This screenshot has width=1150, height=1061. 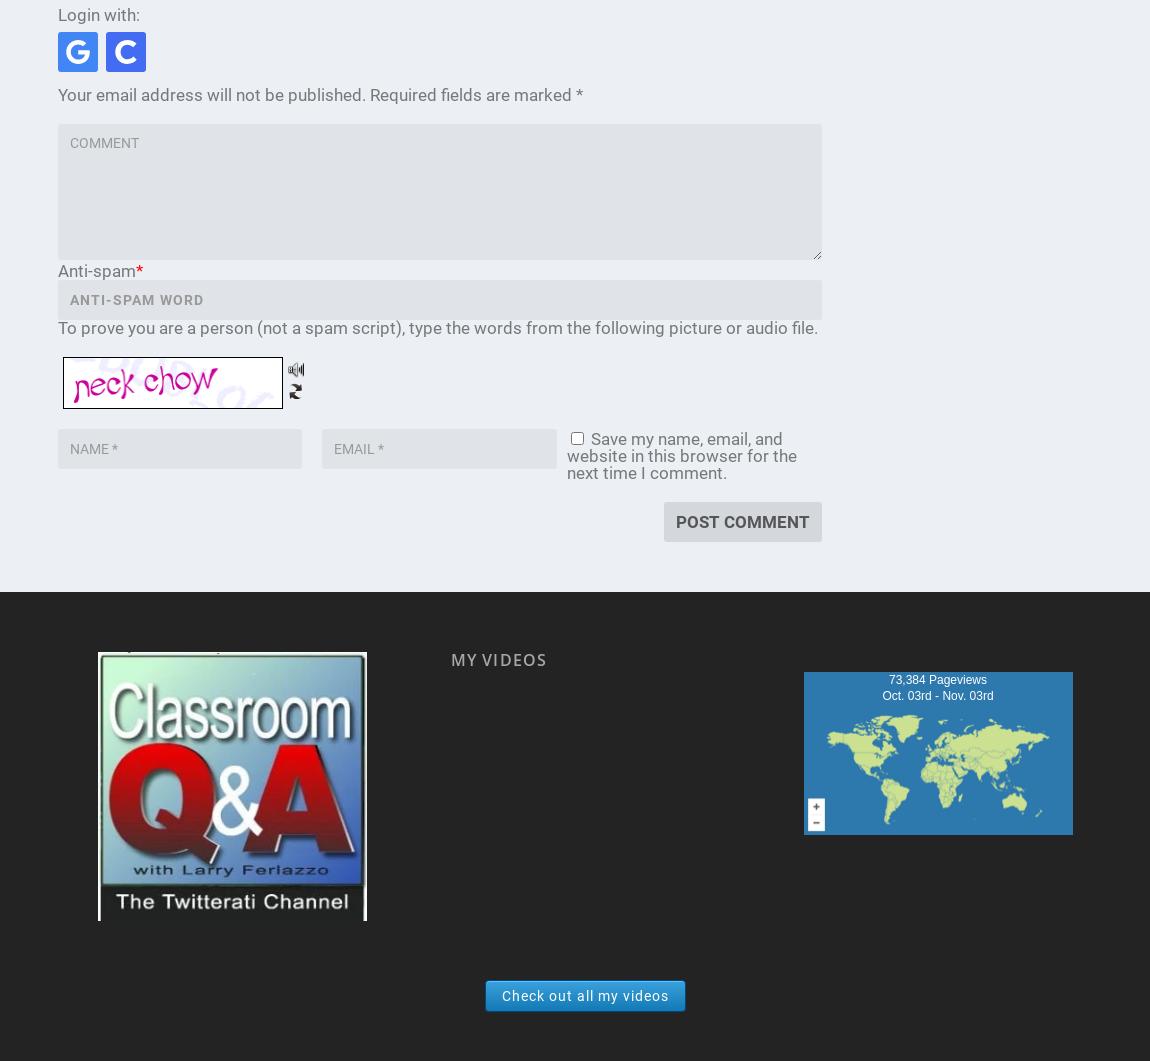 What do you see at coordinates (583, 994) in the screenshot?
I see `'Check out all my videos'` at bounding box center [583, 994].